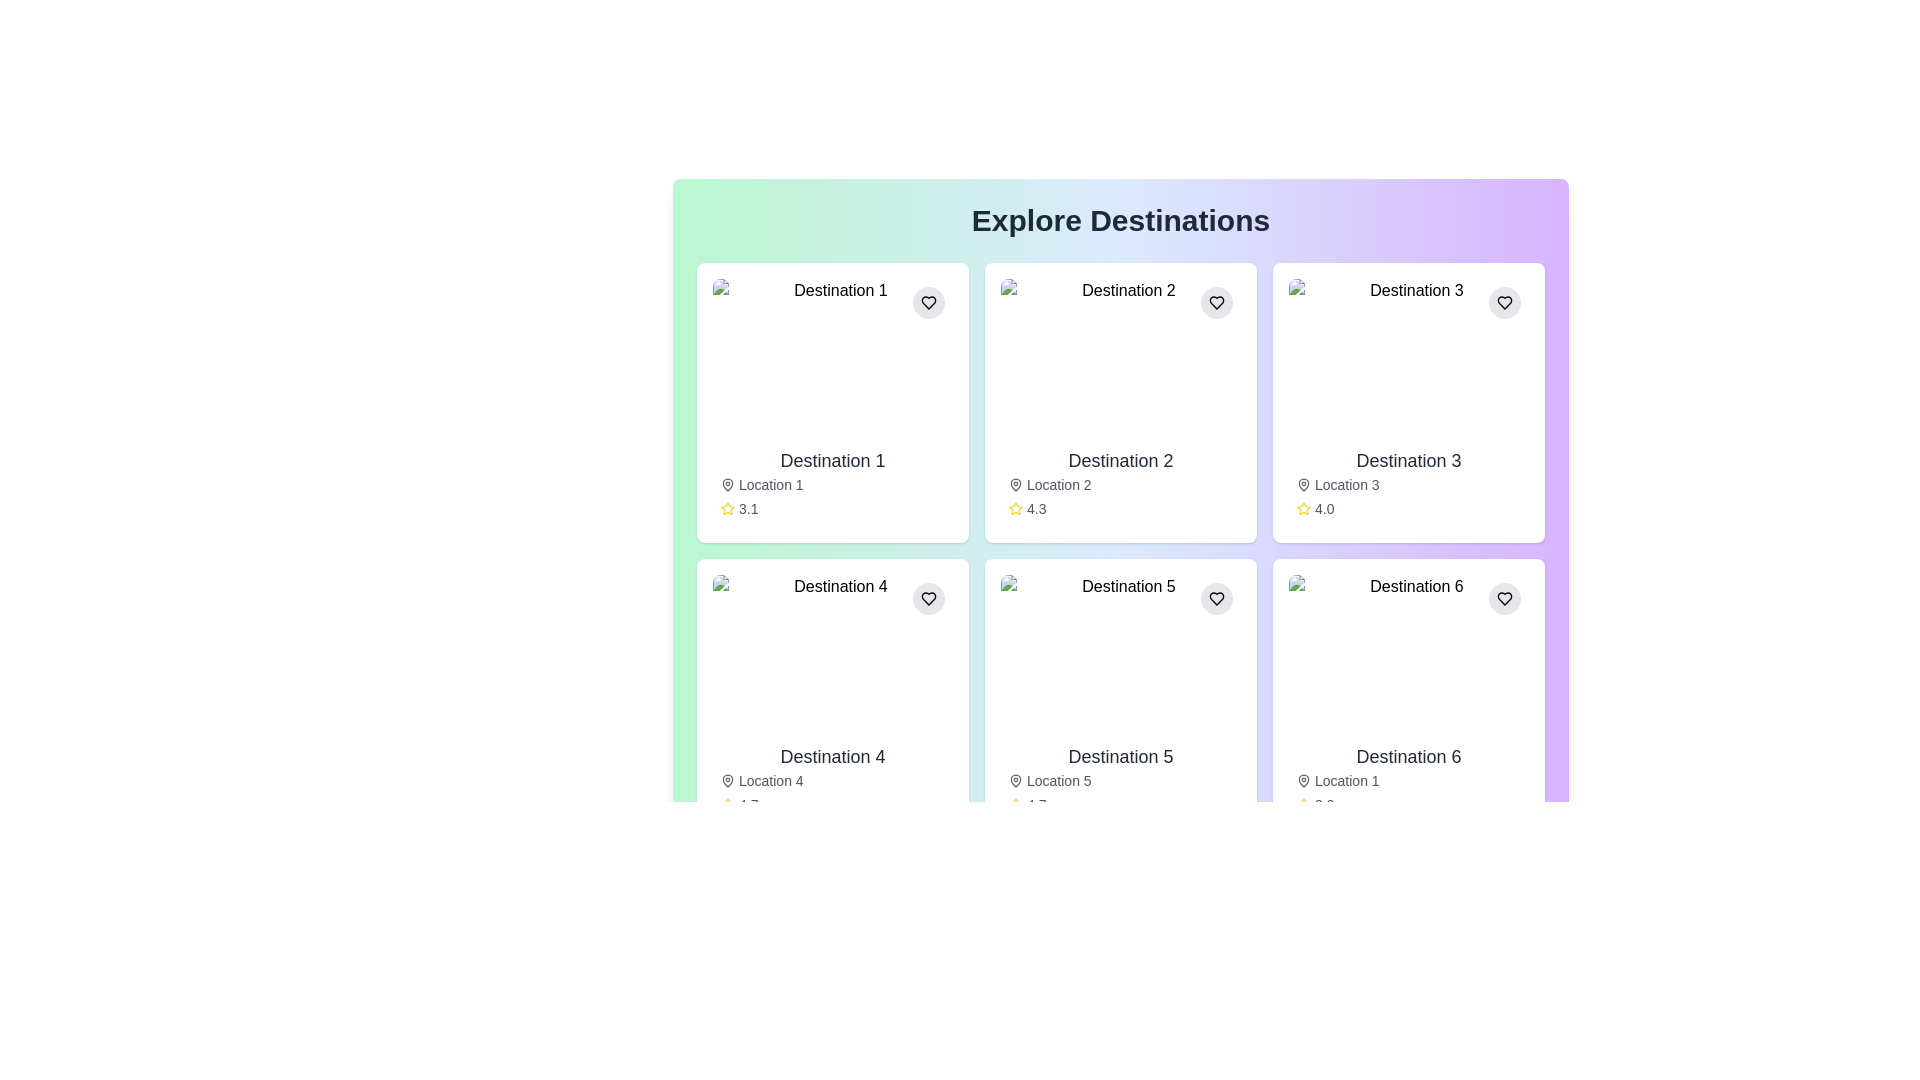 This screenshot has height=1080, width=1920. Describe the element at coordinates (928, 303) in the screenshot. I see `the 'like' button located at the top-right corner of the 'Destination 1' card` at that location.